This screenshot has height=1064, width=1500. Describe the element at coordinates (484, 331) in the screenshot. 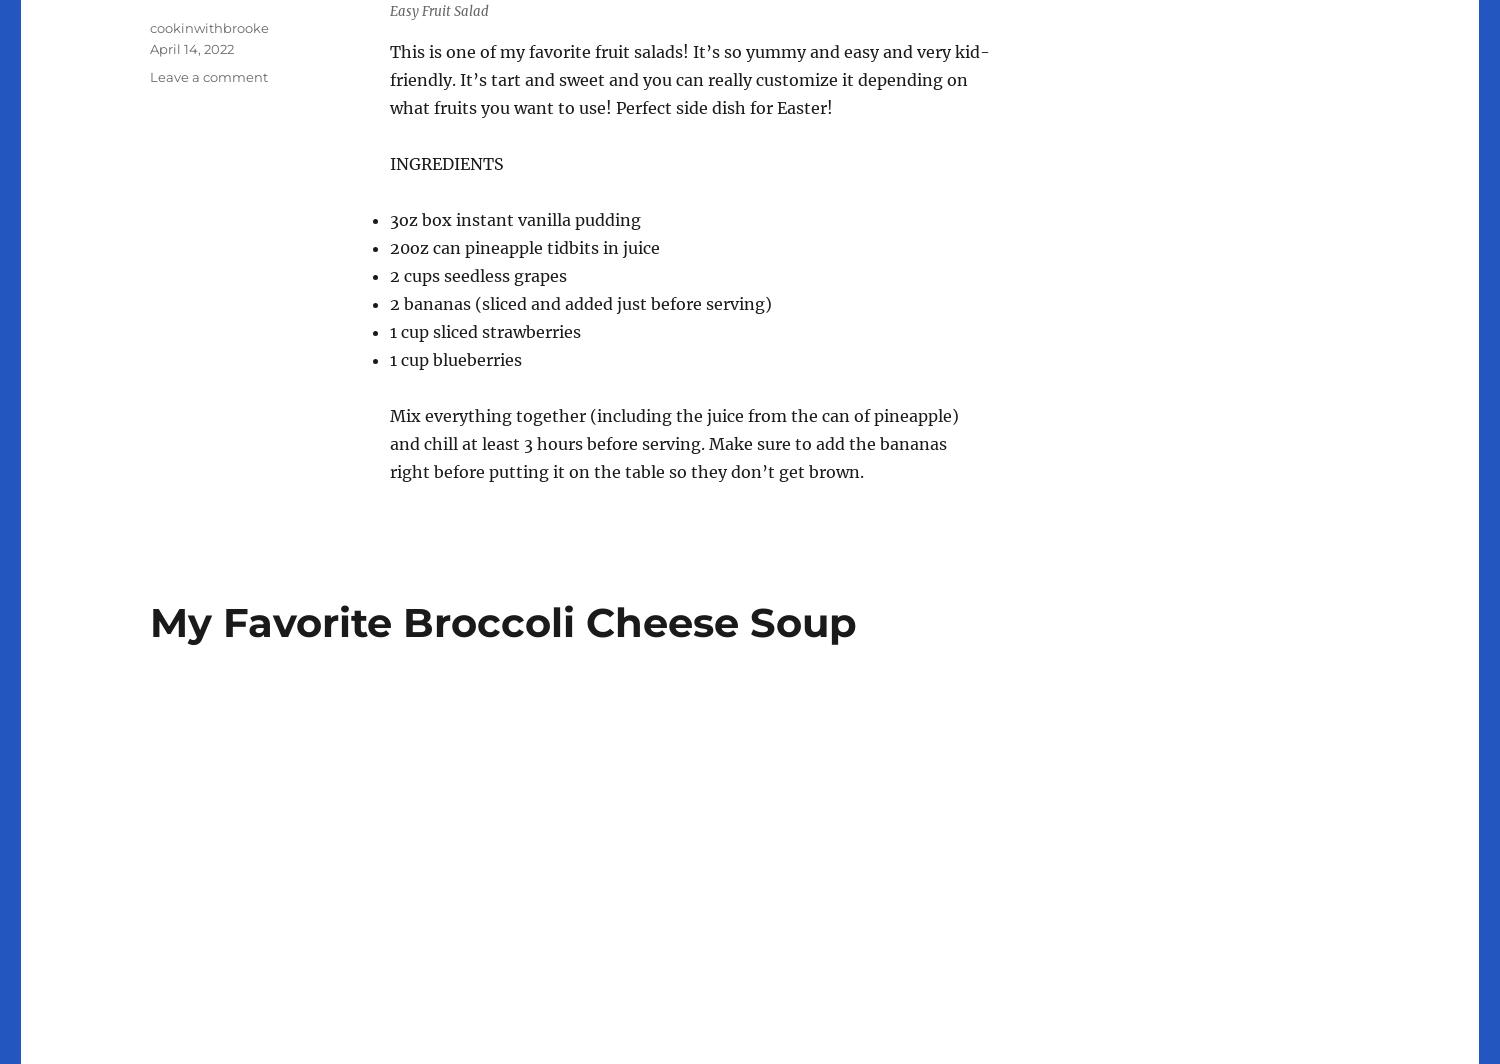

I see `'1 cup sliced strawberries'` at that location.